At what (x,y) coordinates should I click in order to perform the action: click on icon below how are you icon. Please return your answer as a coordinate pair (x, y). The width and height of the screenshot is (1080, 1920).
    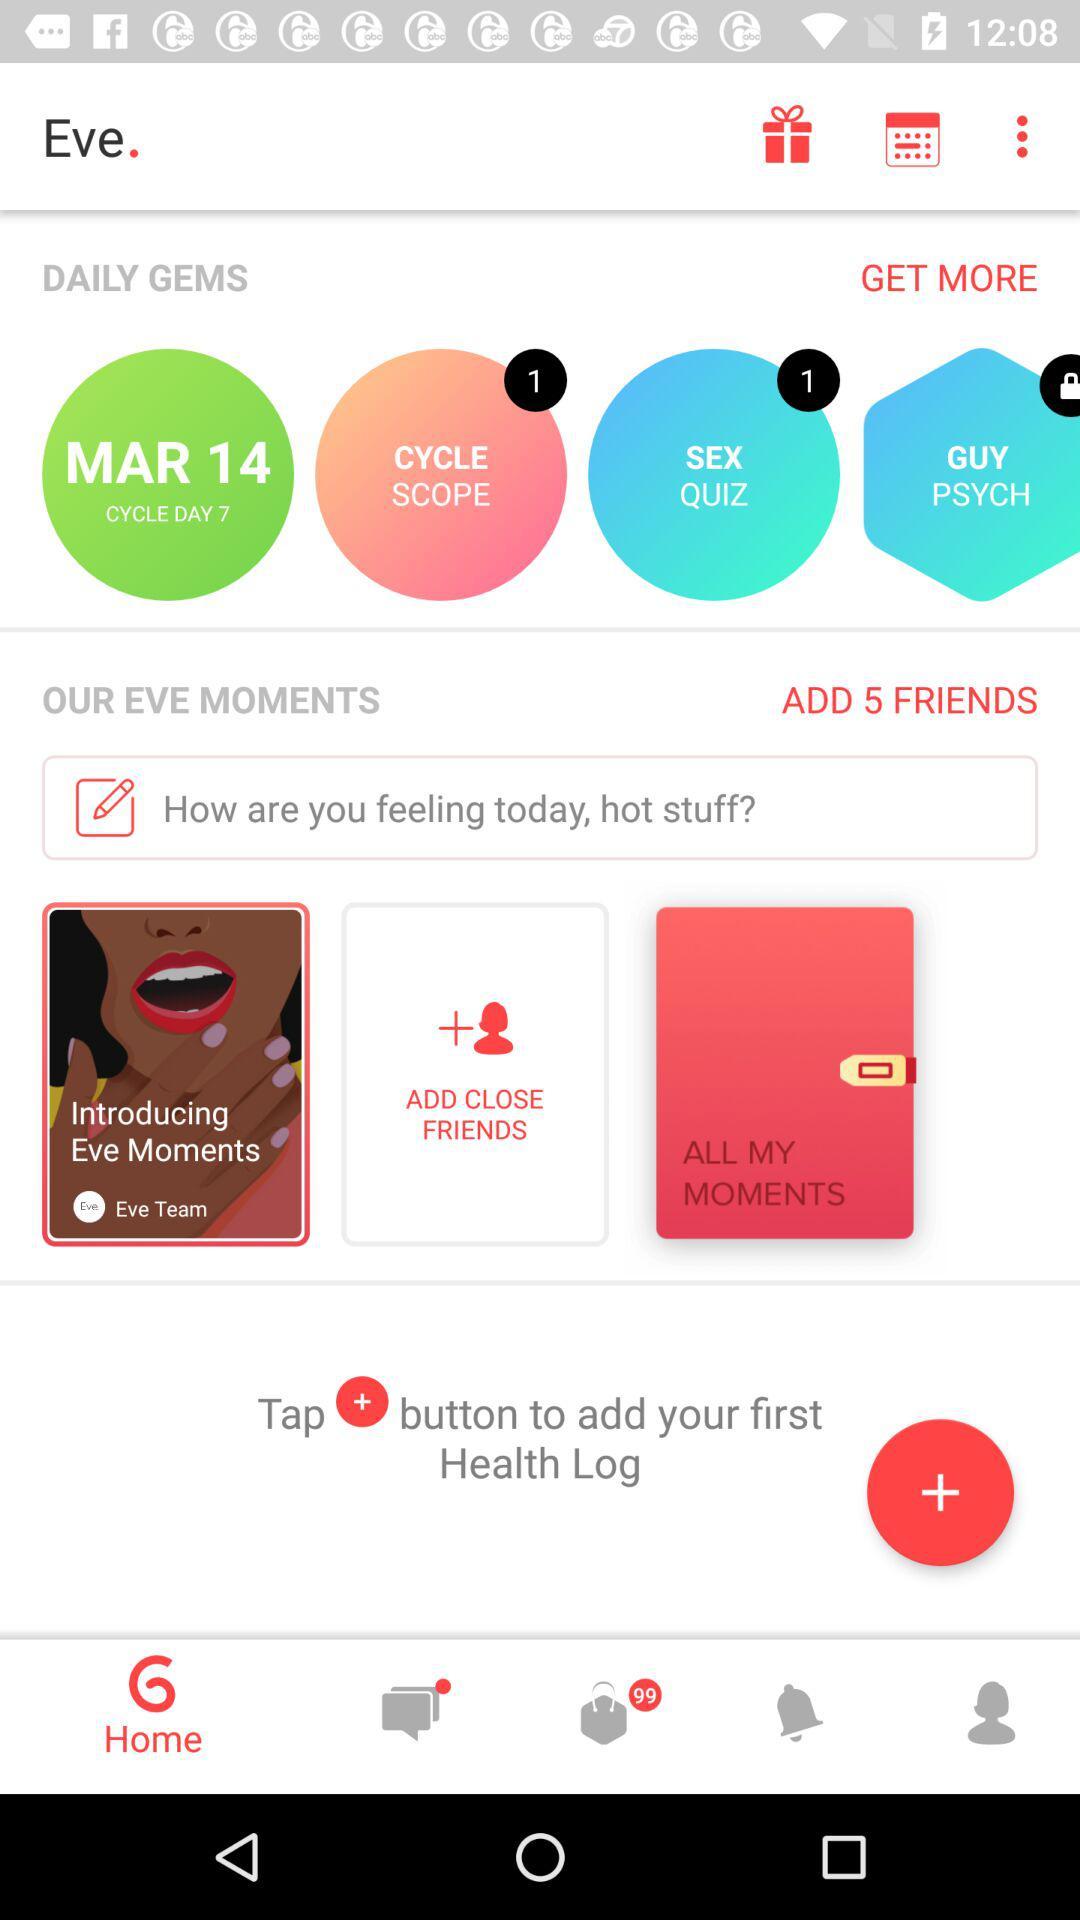
    Looking at the image, I should click on (783, 1077).